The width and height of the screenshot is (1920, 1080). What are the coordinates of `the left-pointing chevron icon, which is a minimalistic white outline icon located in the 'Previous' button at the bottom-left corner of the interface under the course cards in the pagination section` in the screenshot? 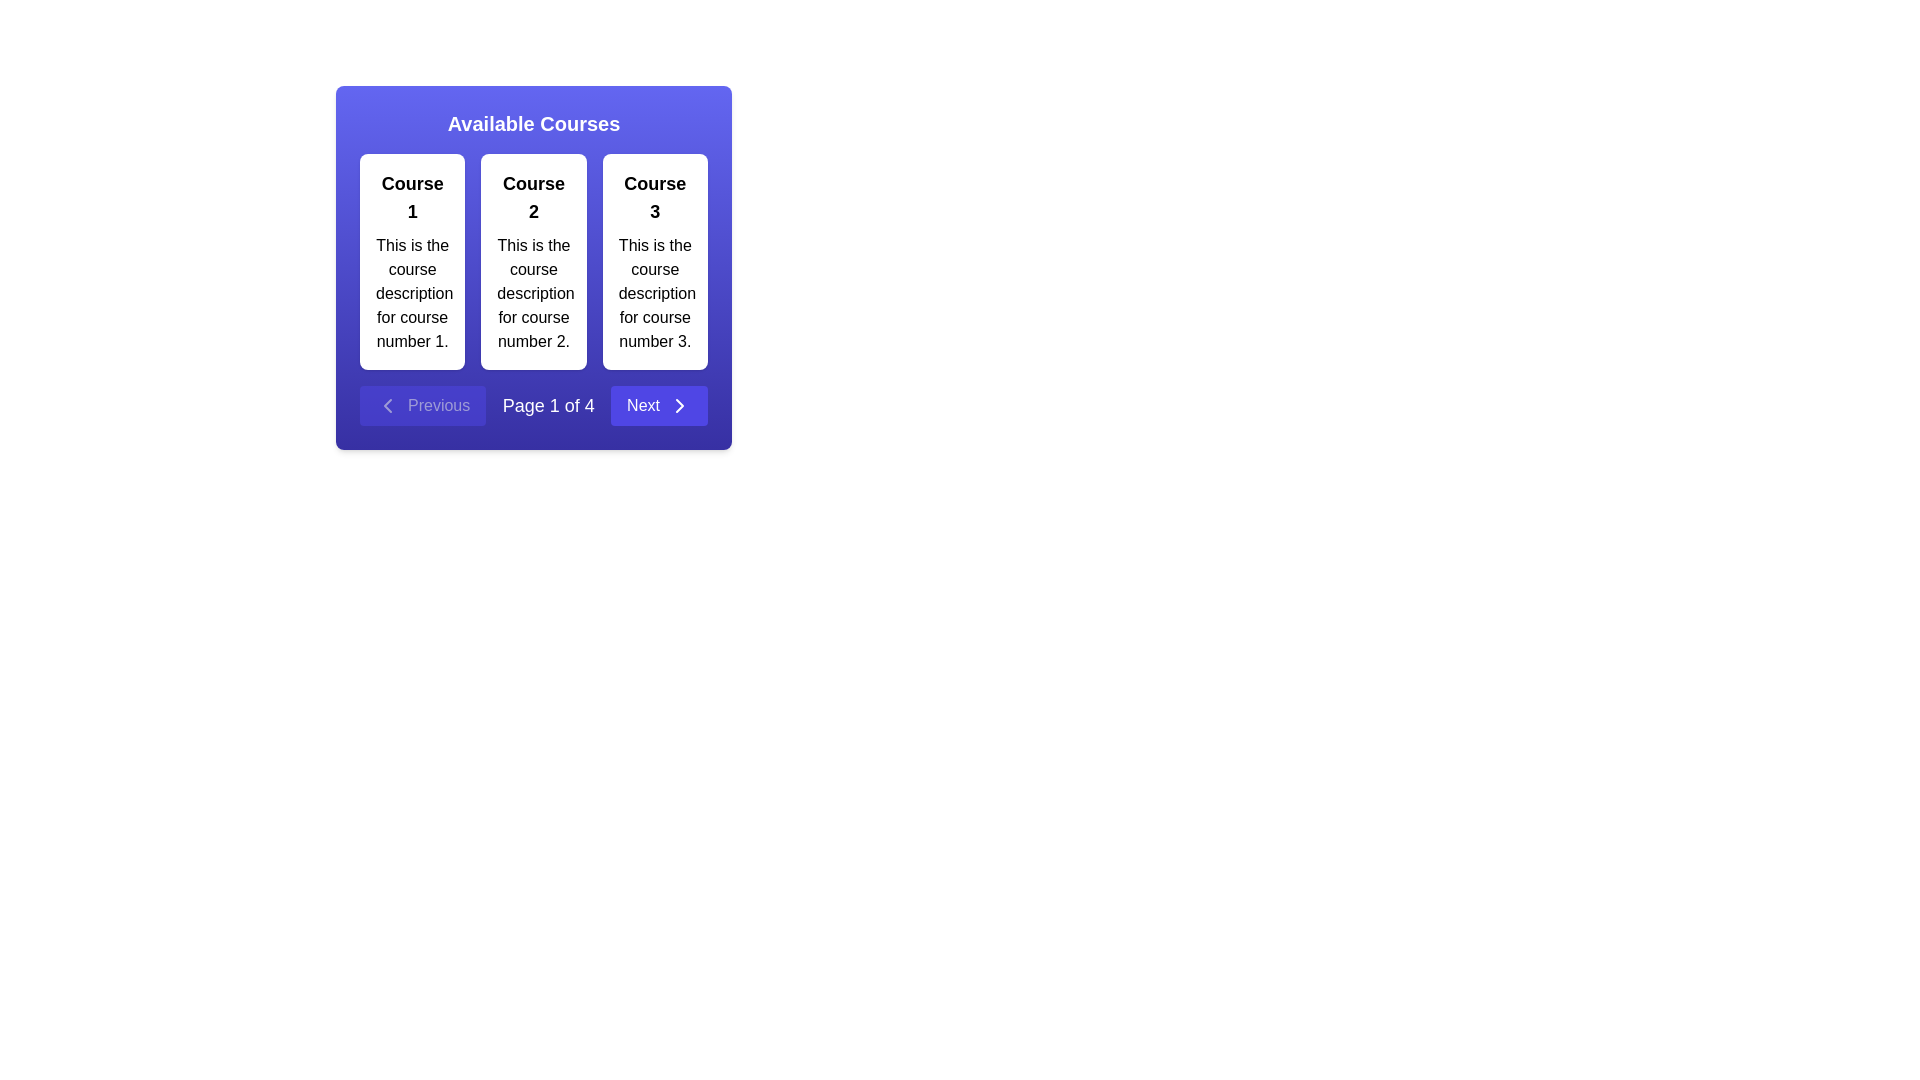 It's located at (388, 405).